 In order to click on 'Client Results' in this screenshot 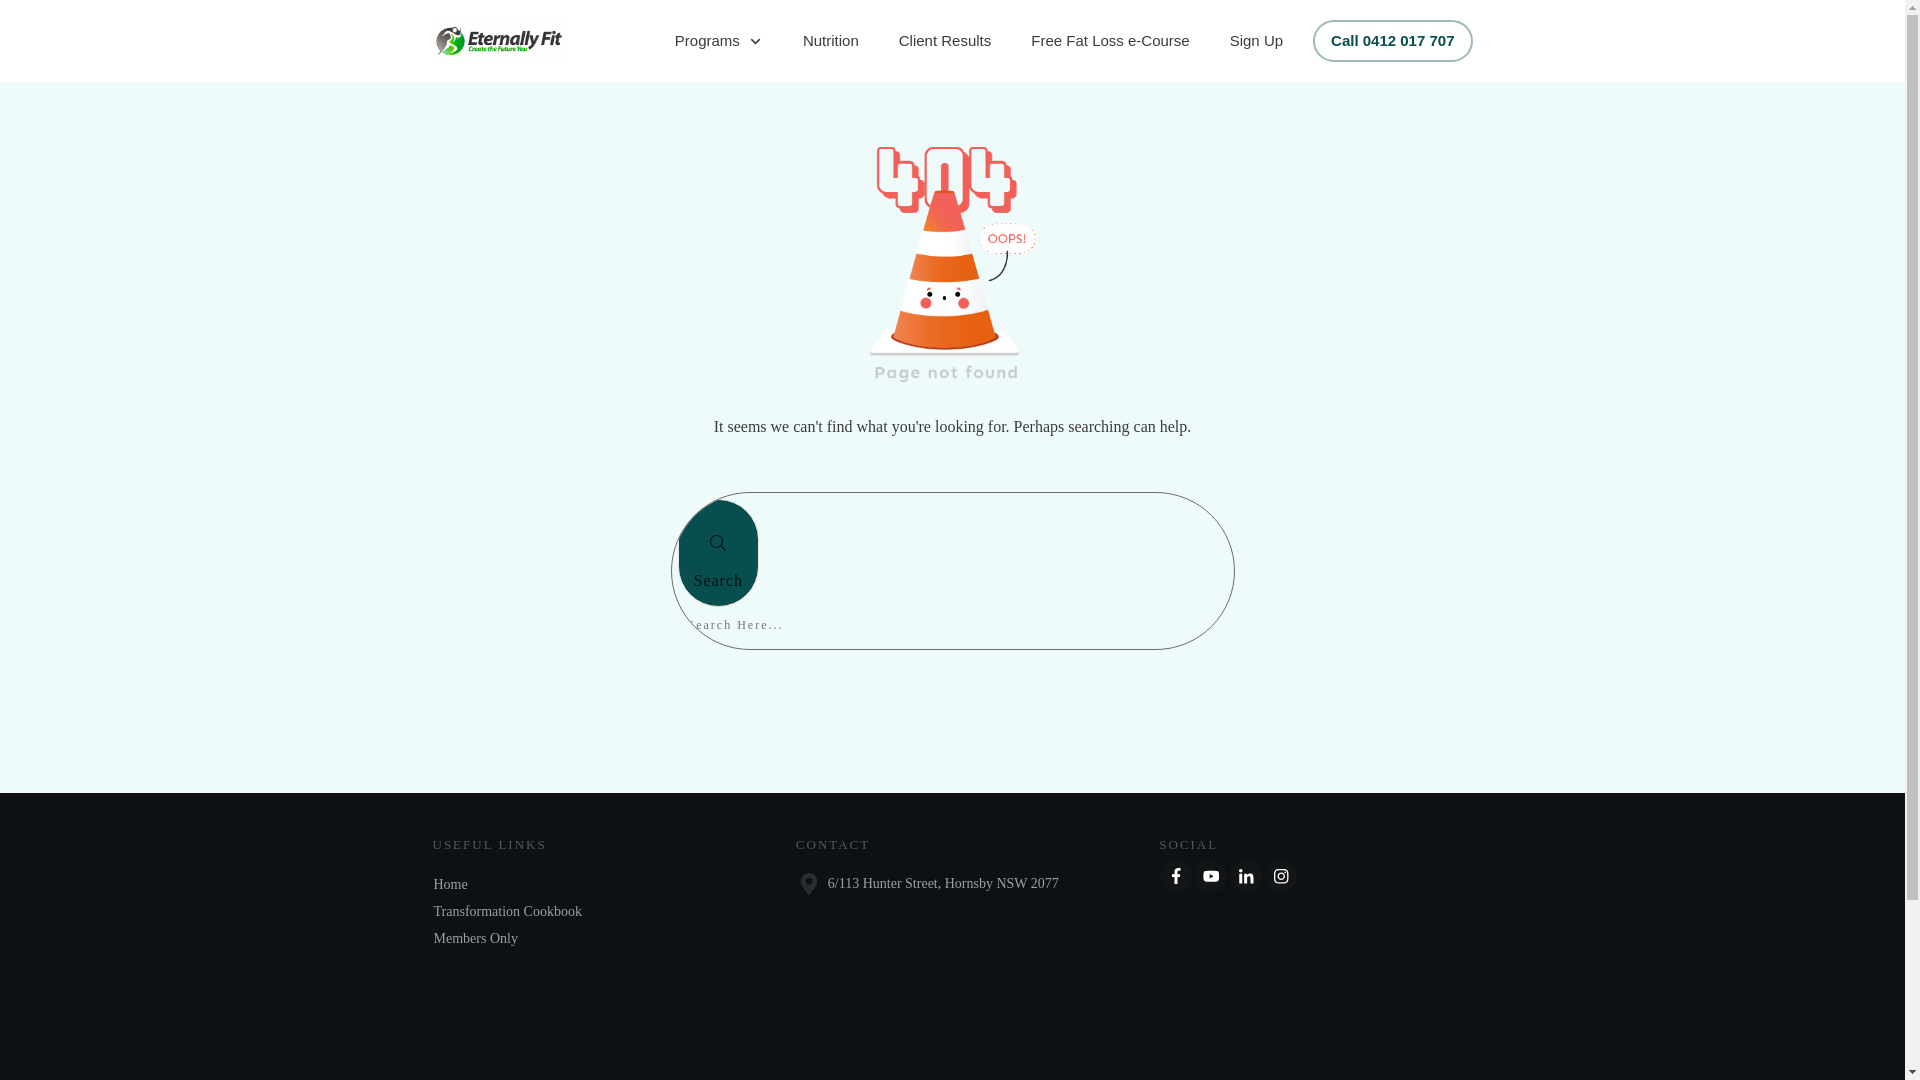, I will do `click(944, 41)`.